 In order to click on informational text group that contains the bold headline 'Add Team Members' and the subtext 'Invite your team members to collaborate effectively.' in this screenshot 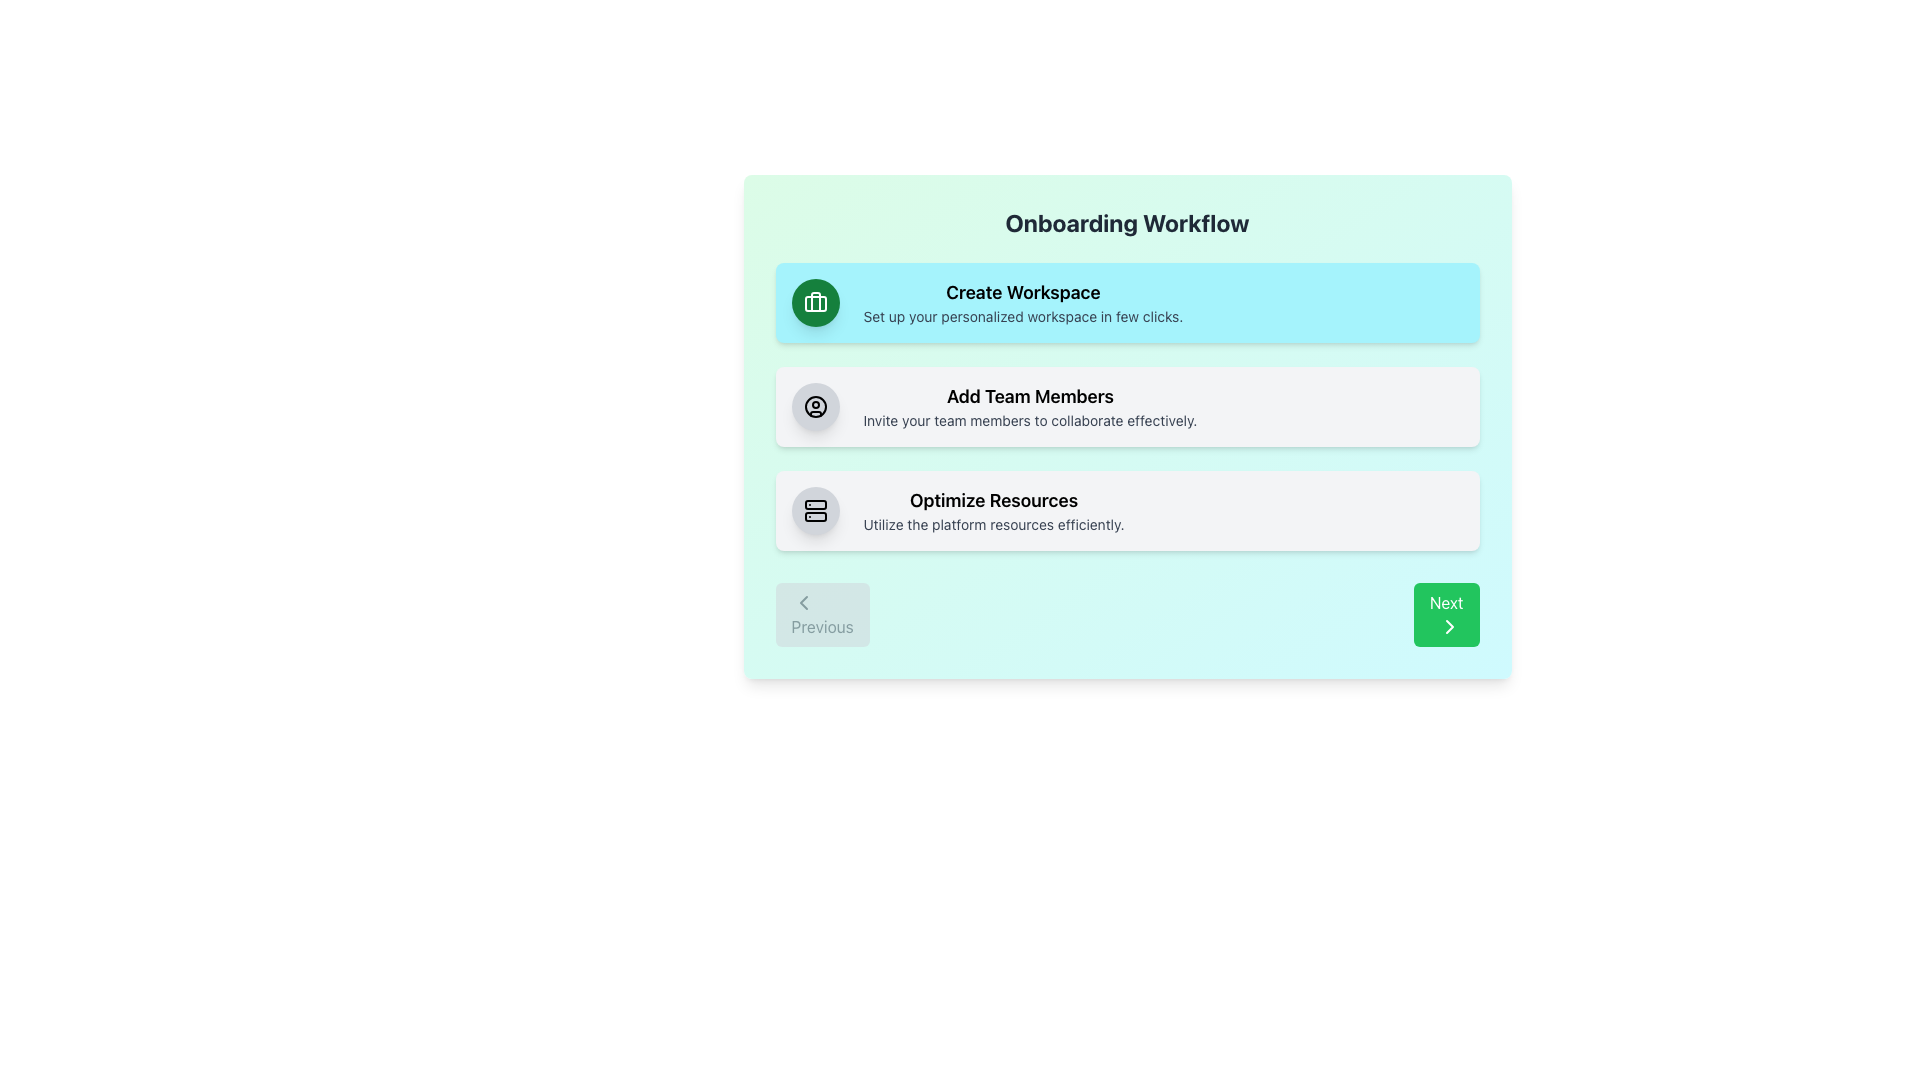, I will do `click(1030, 406)`.